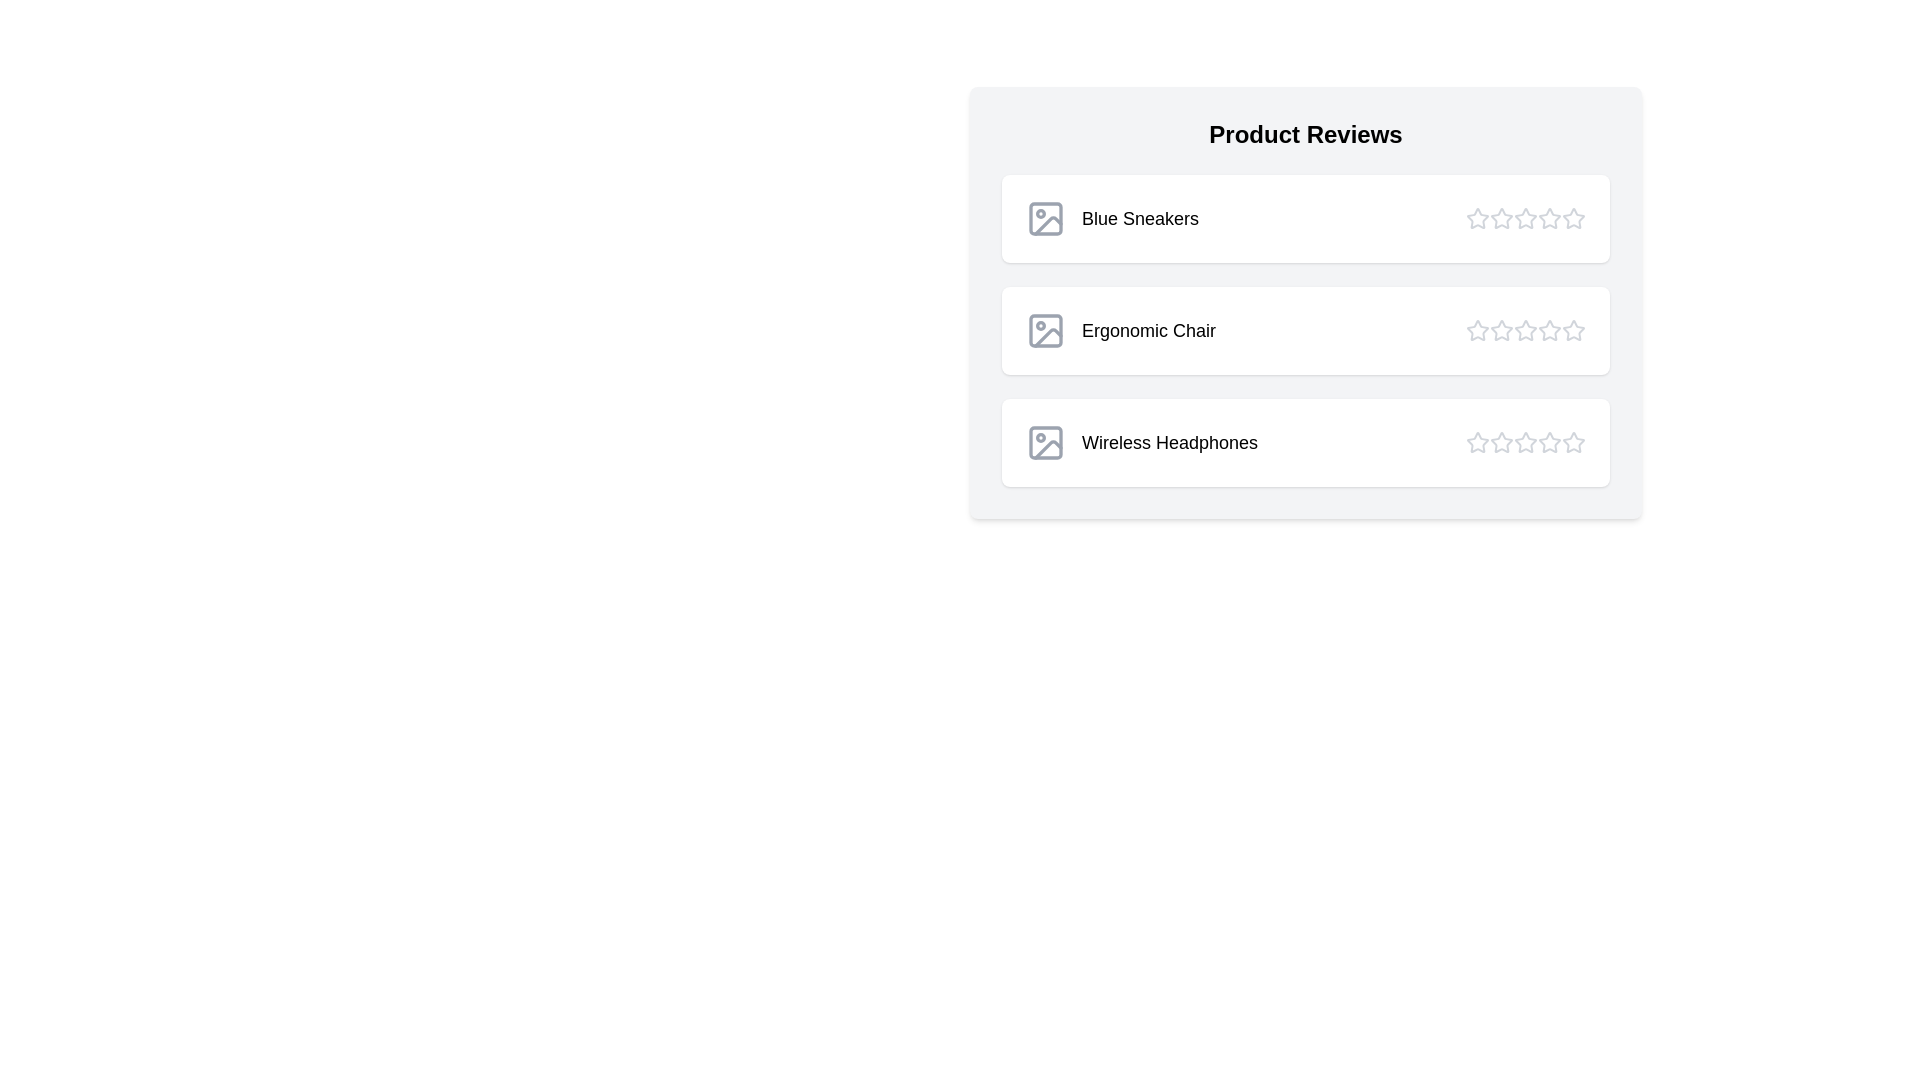  What do you see at coordinates (1478, 330) in the screenshot?
I see `the star corresponding to 1 stars for the product Ergonomic Chair` at bounding box center [1478, 330].